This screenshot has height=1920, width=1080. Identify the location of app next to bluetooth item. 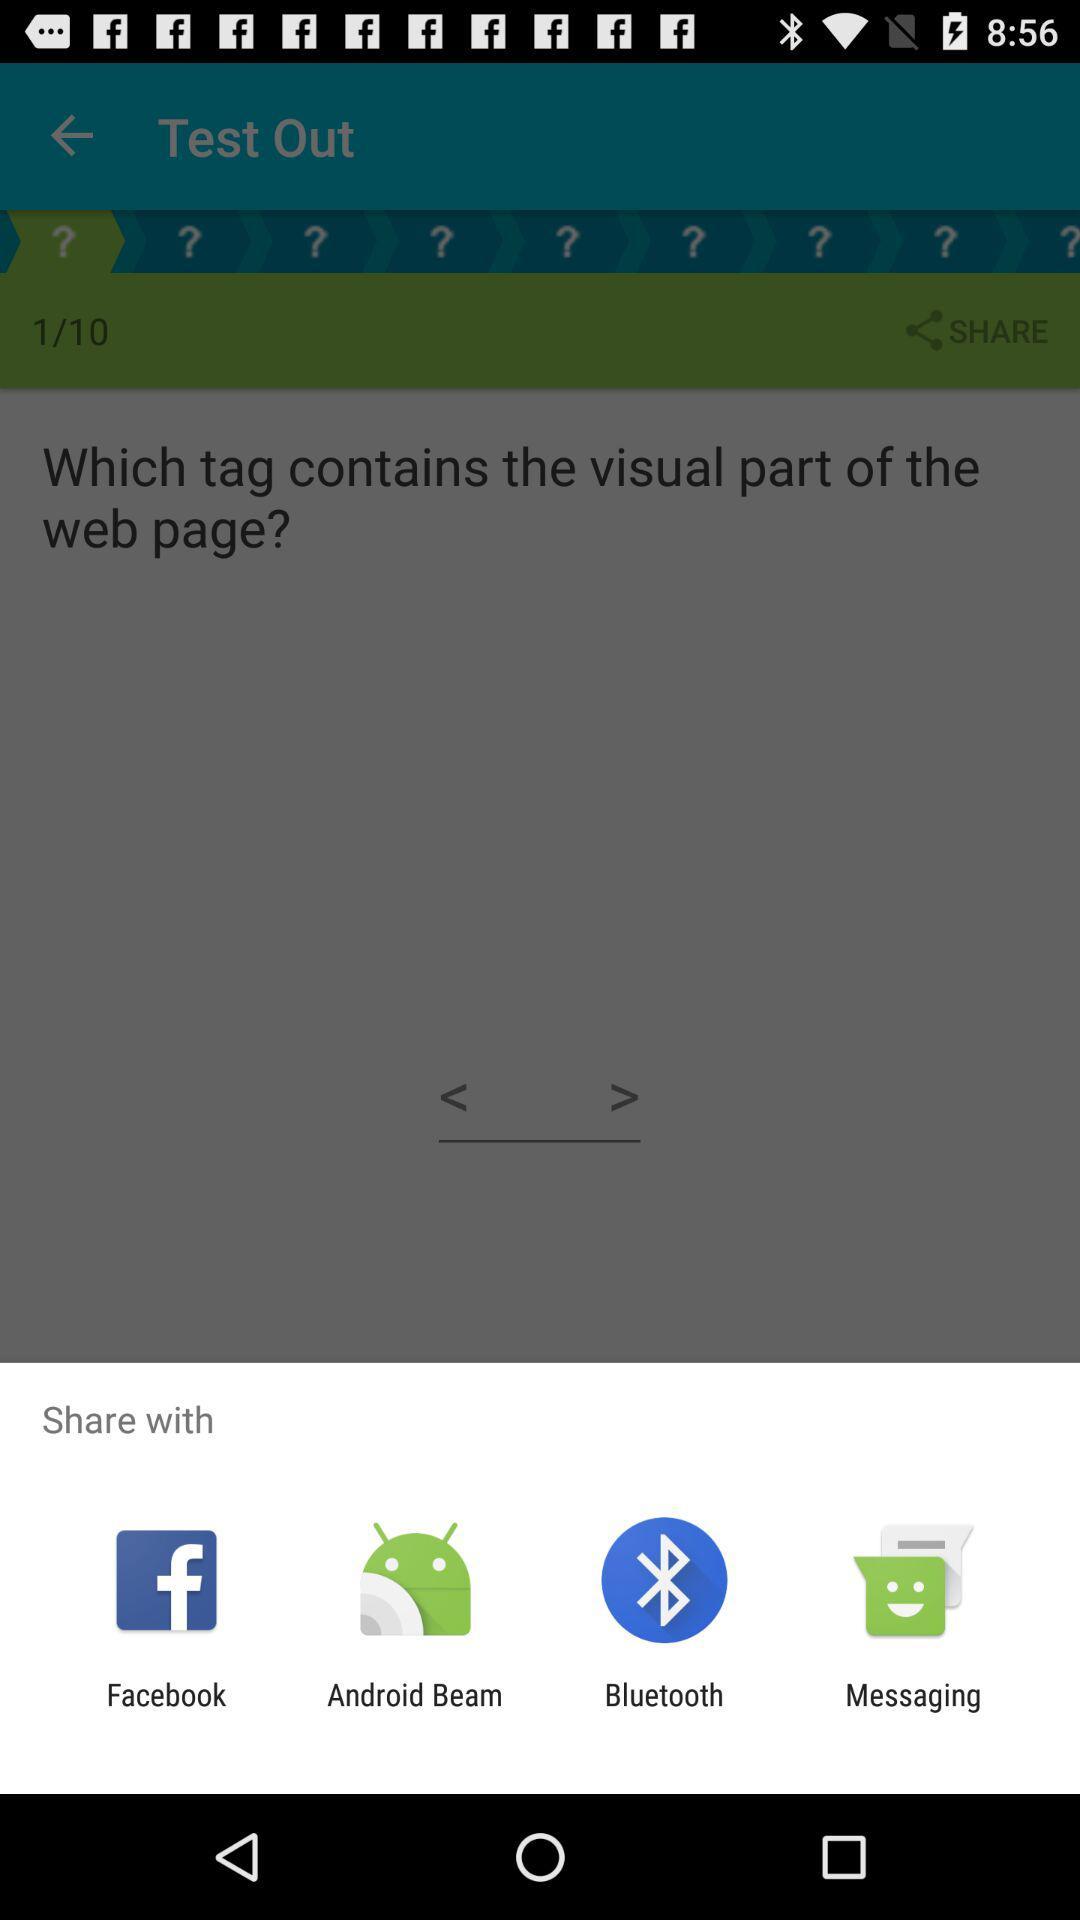
(913, 1711).